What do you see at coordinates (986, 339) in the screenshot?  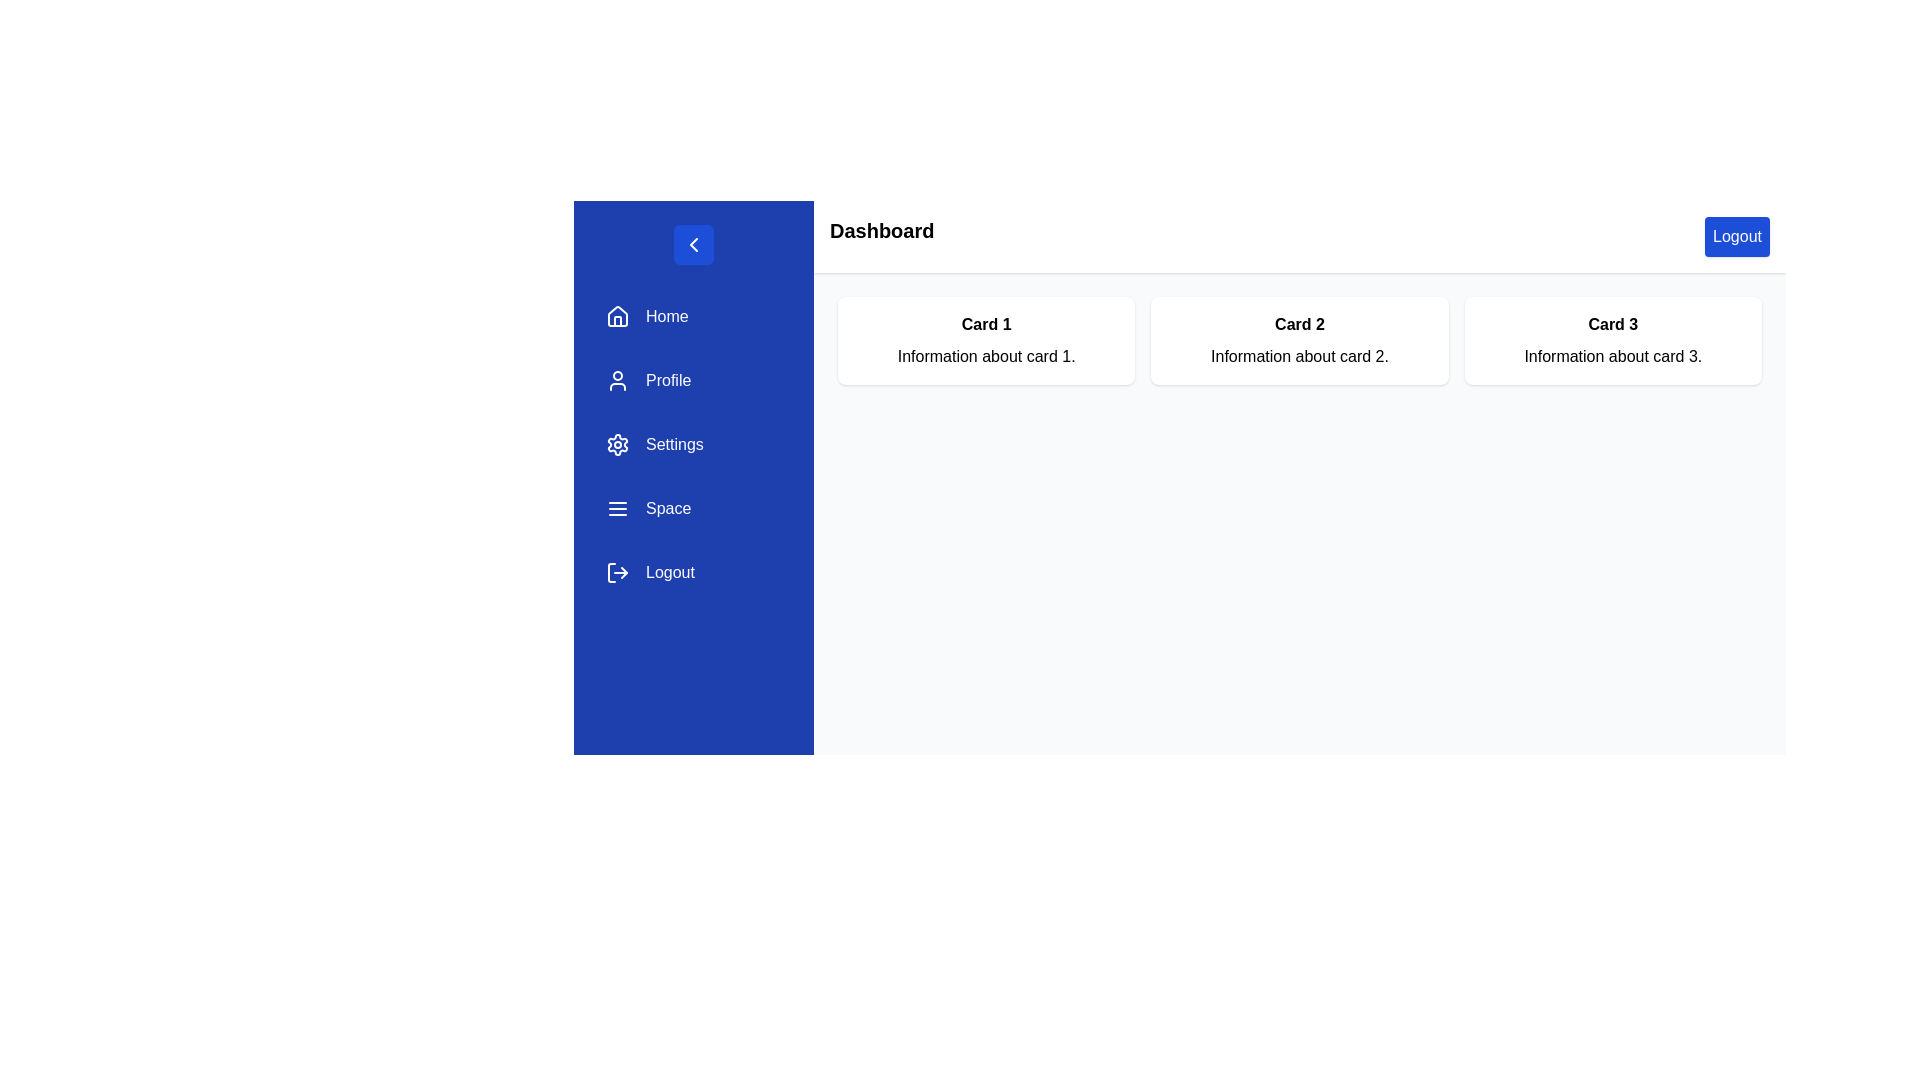 I see `any potentially interactive elements within the 'Card 1' informational card, which is the first card in a horizontal grid layout near the top-right section of the interface` at bounding box center [986, 339].